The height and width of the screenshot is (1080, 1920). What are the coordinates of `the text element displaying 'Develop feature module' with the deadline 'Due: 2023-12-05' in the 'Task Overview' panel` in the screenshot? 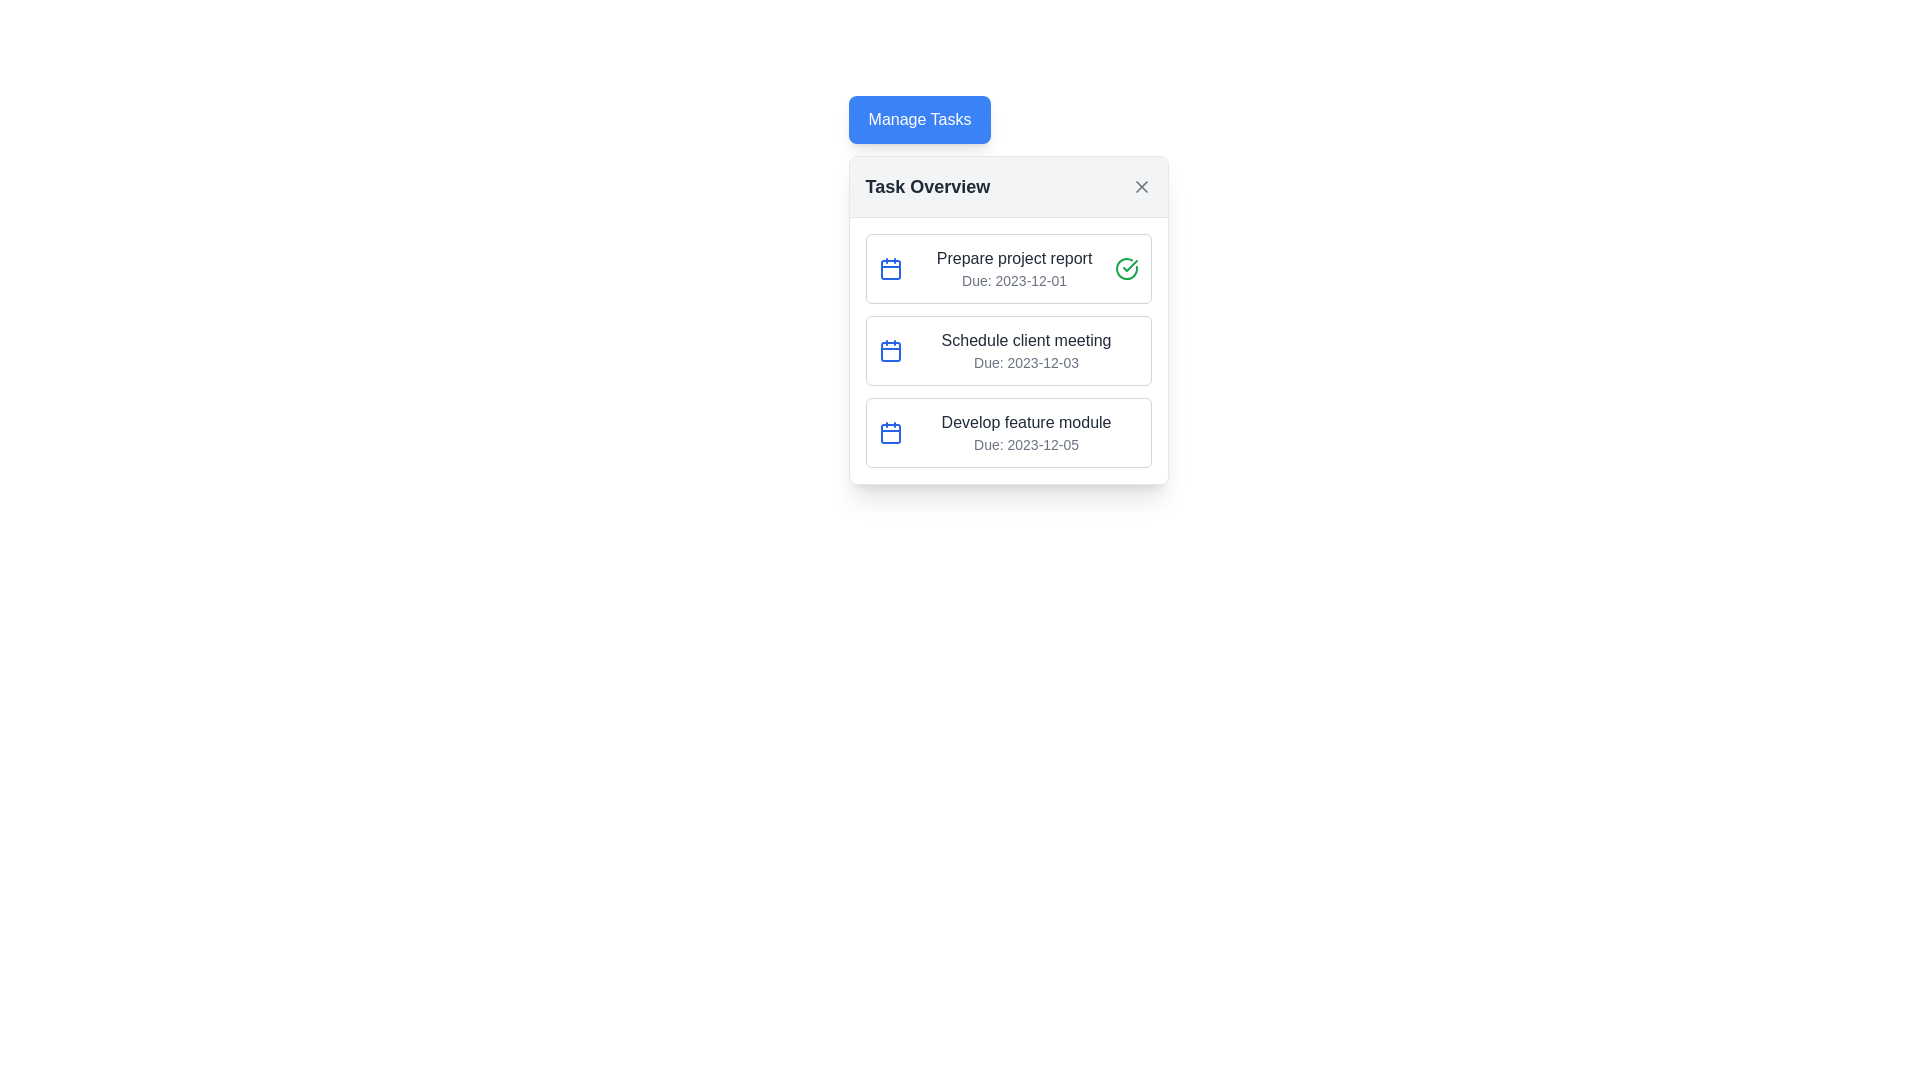 It's located at (1026, 431).